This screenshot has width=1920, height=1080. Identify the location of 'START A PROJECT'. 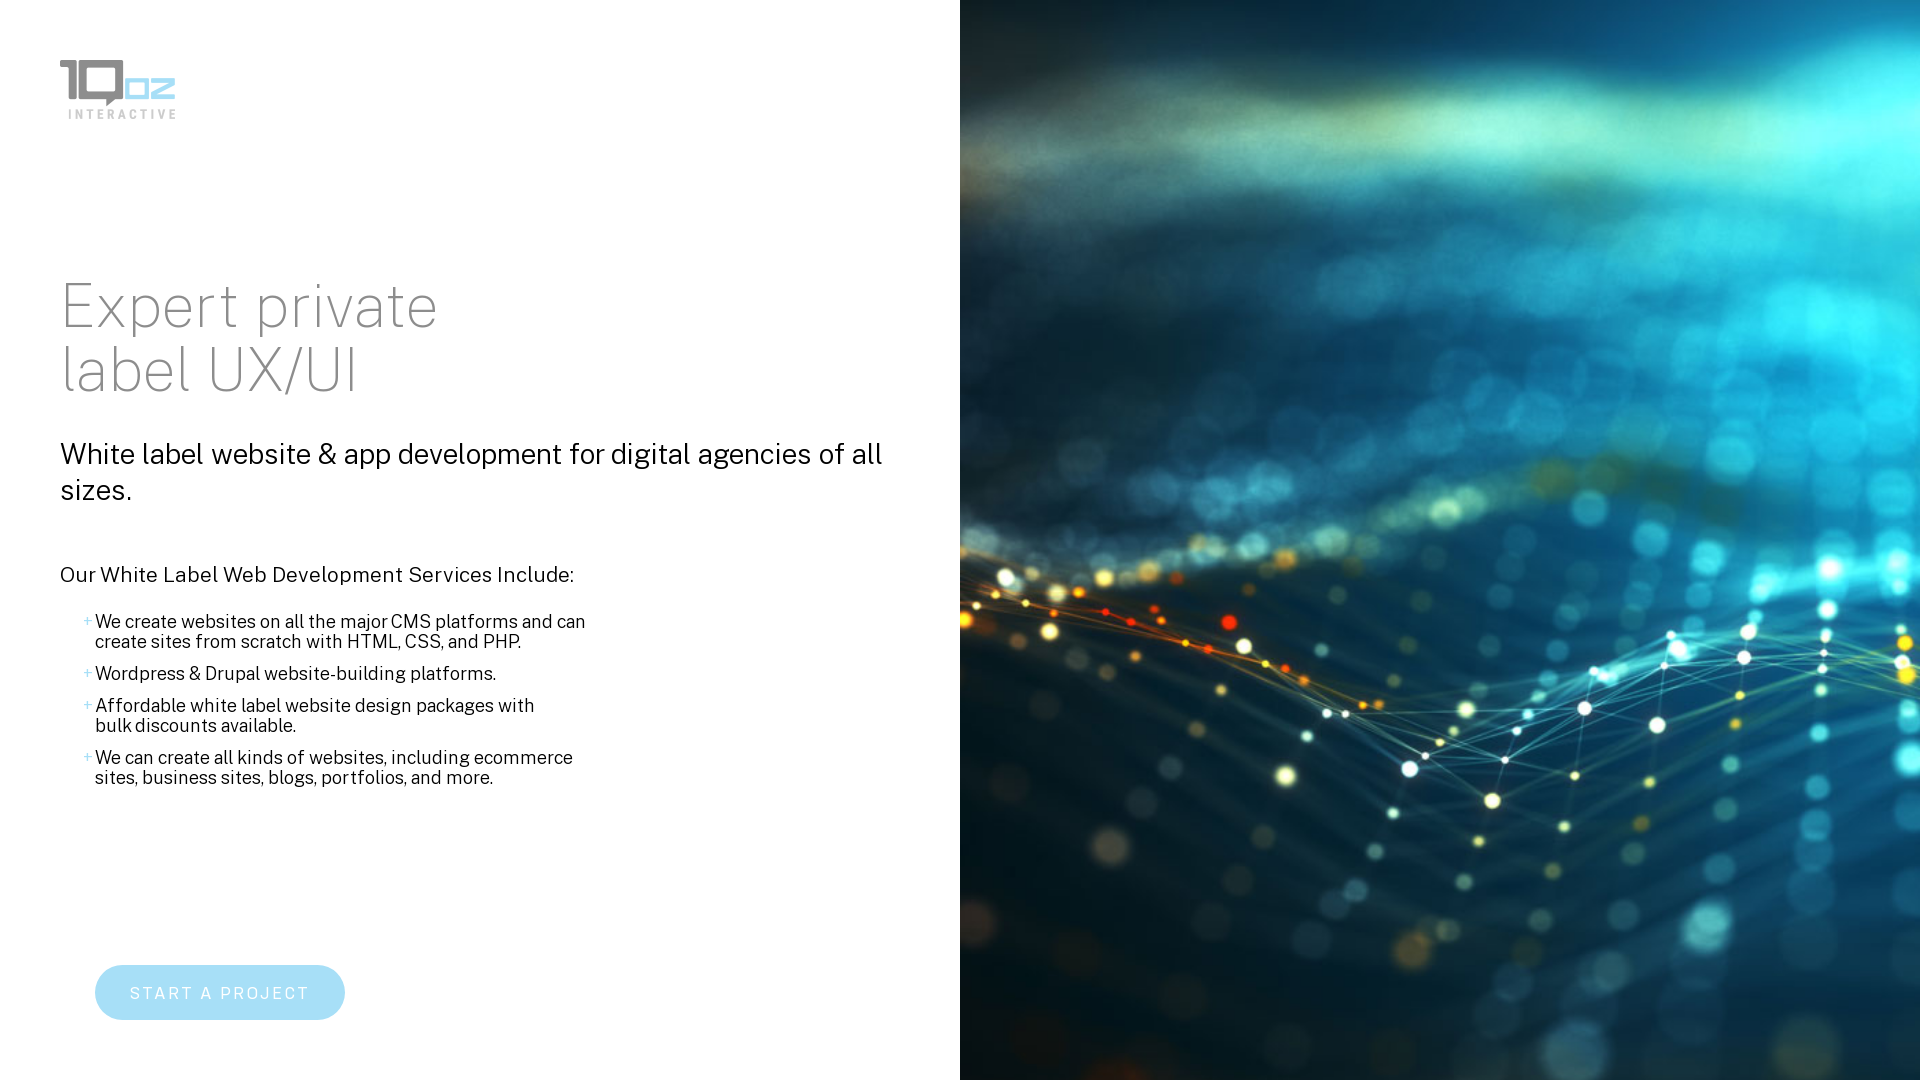
(220, 992).